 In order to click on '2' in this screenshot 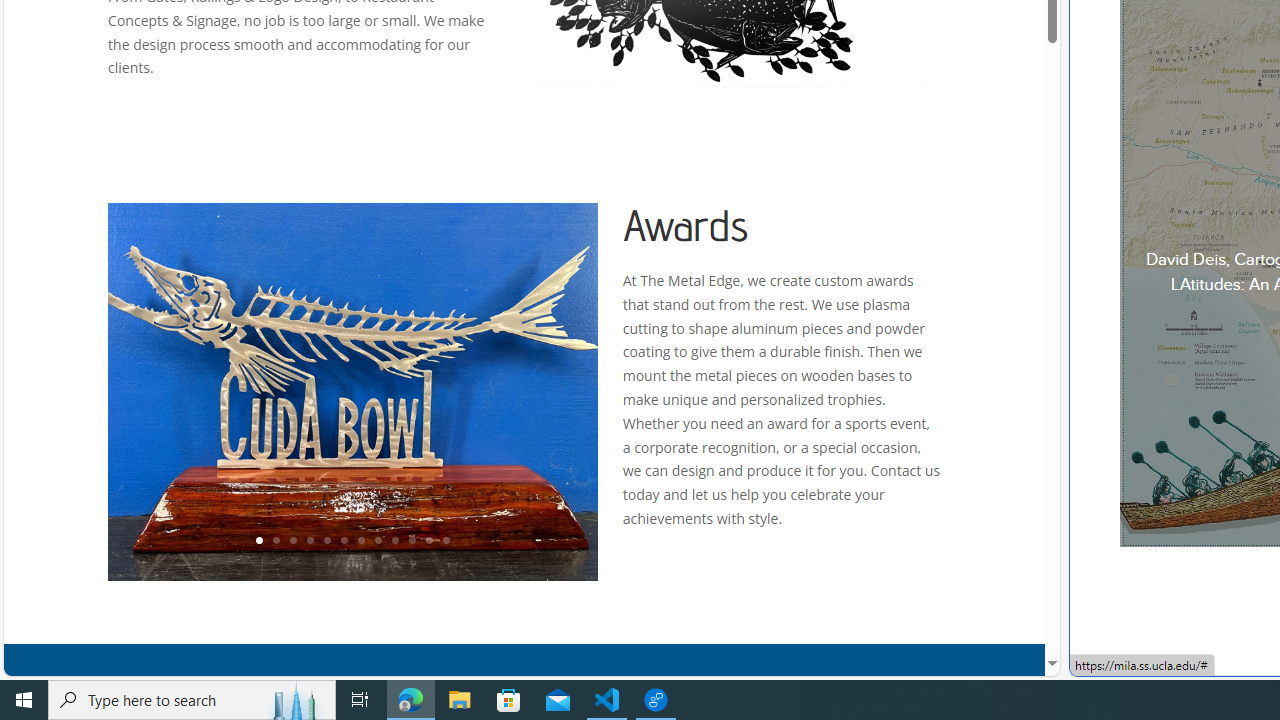, I will do `click(274, 541)`.